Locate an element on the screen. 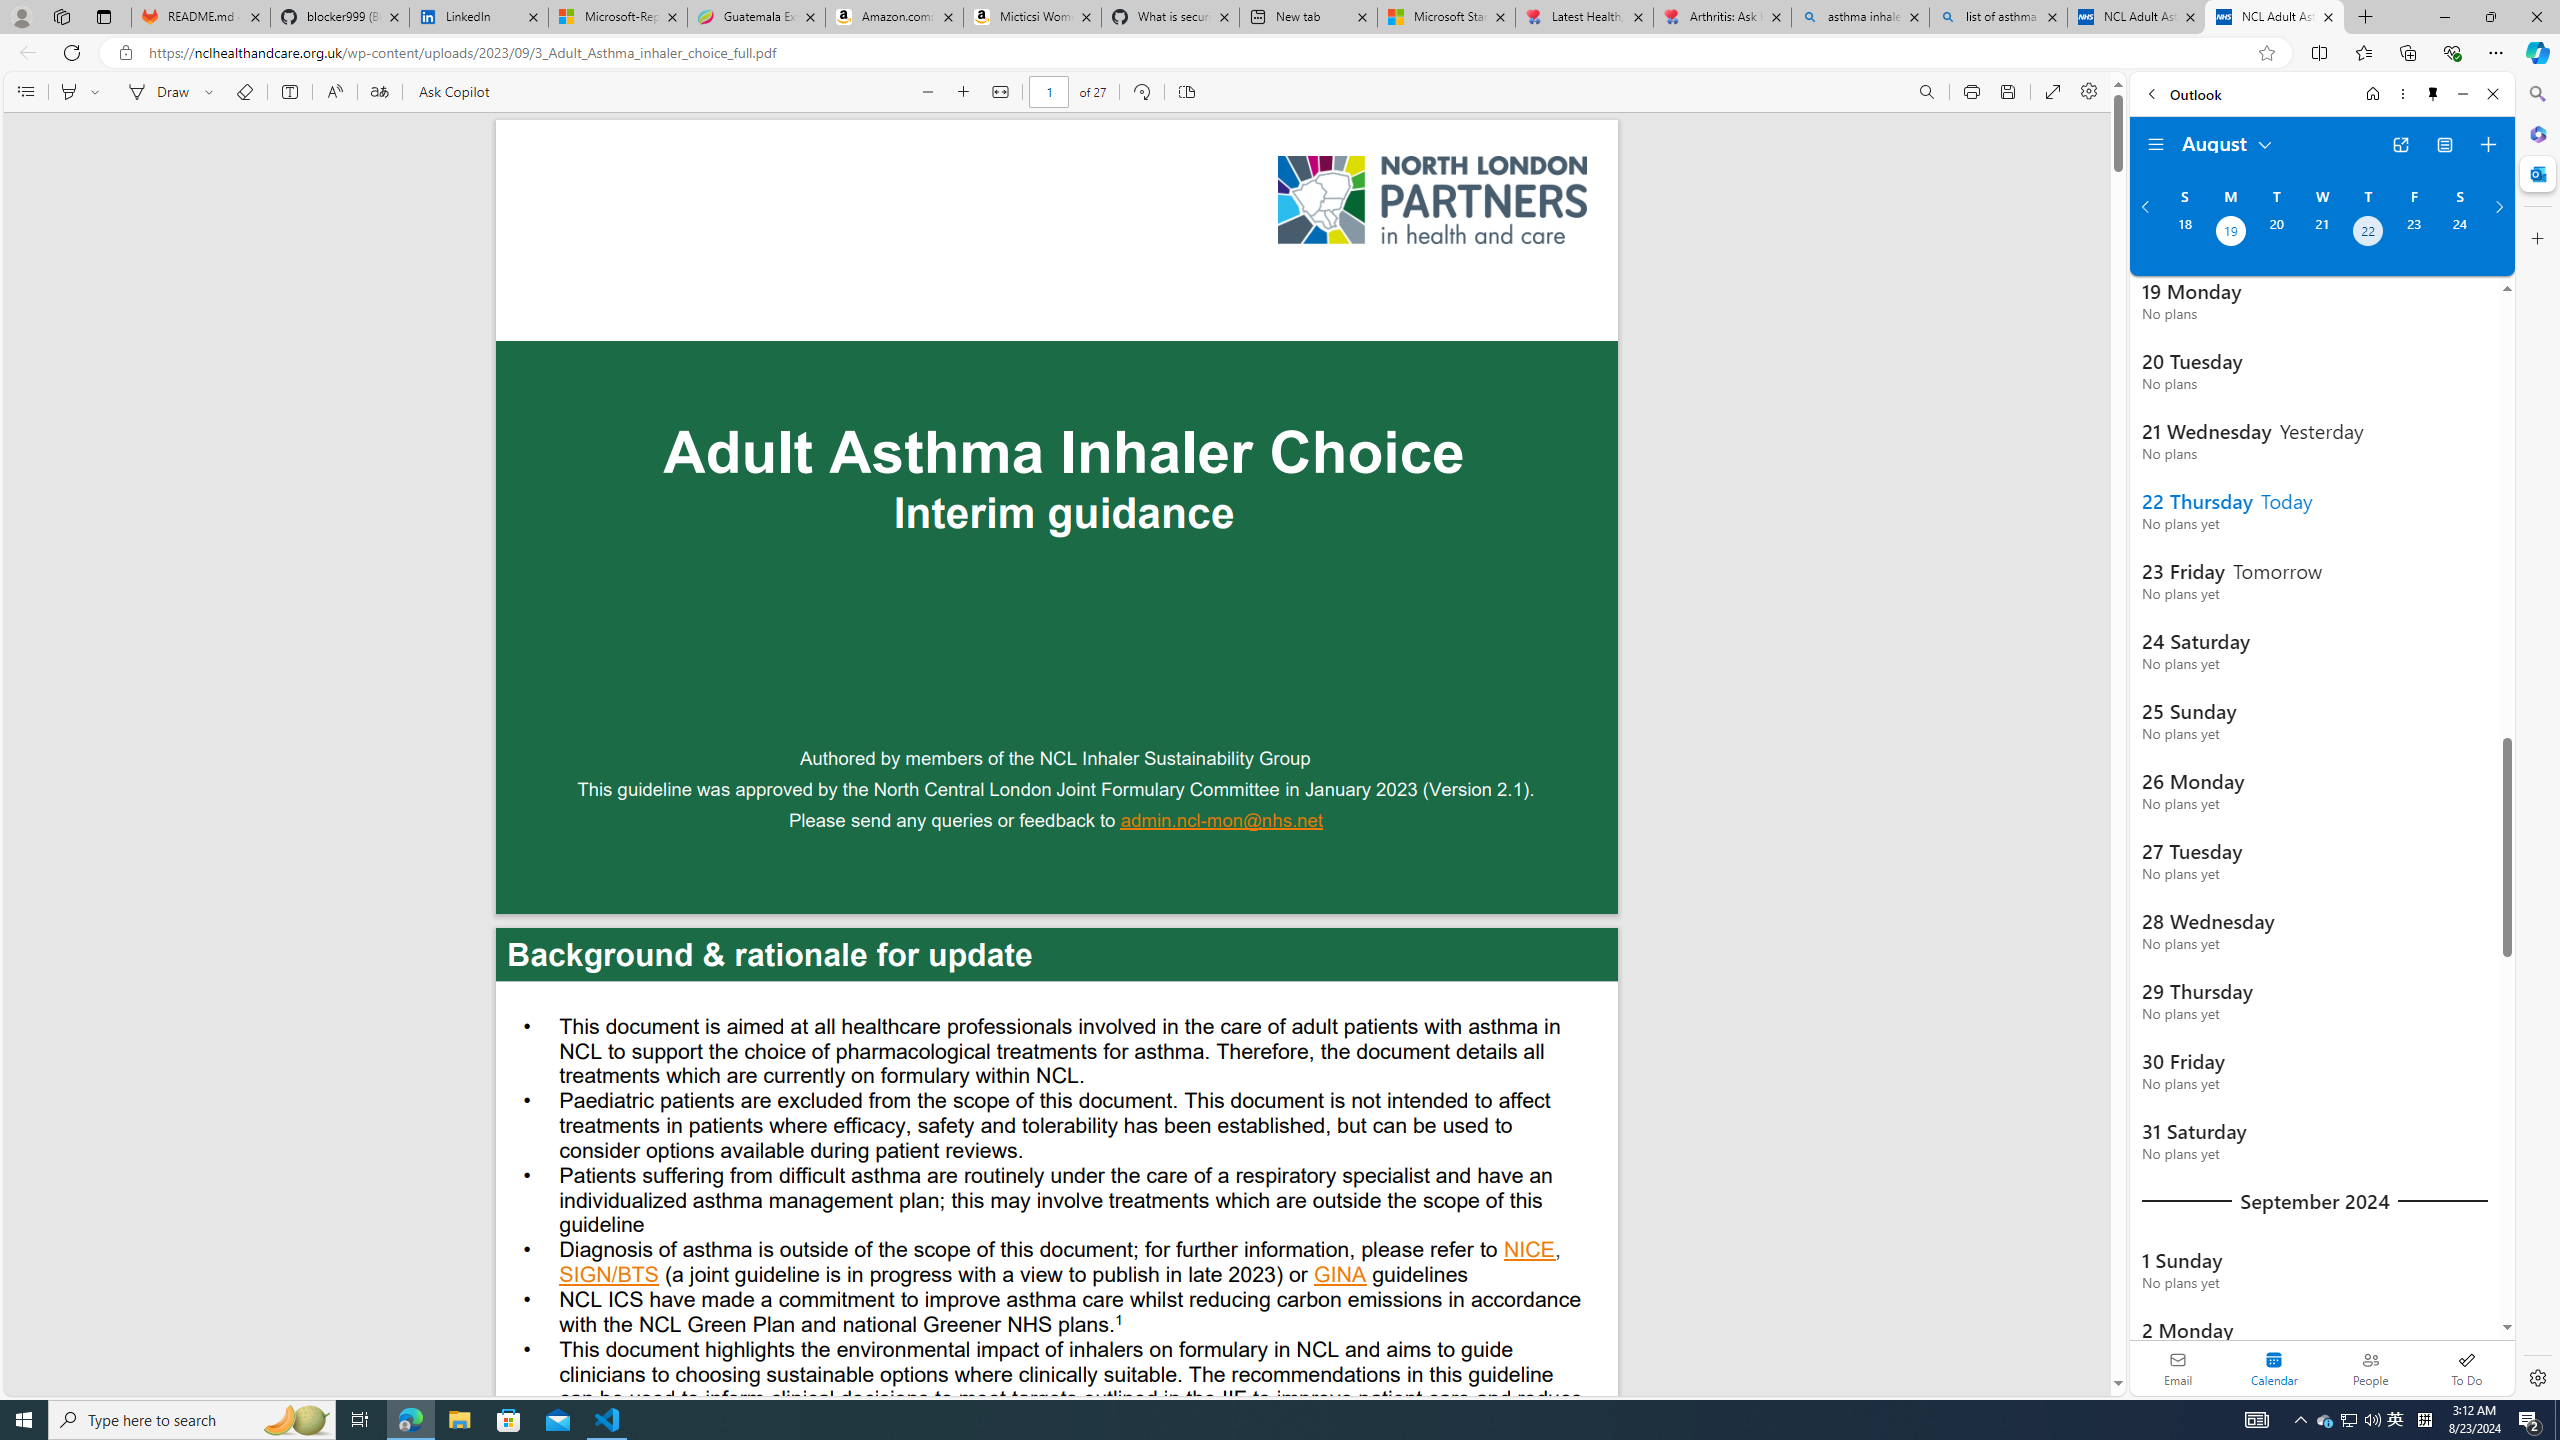 Image resolution: width=2560 pixels, height=1440 pixels. 'Zoom out (Ctrl+Minus key)' is located at coordinates (928, 91).